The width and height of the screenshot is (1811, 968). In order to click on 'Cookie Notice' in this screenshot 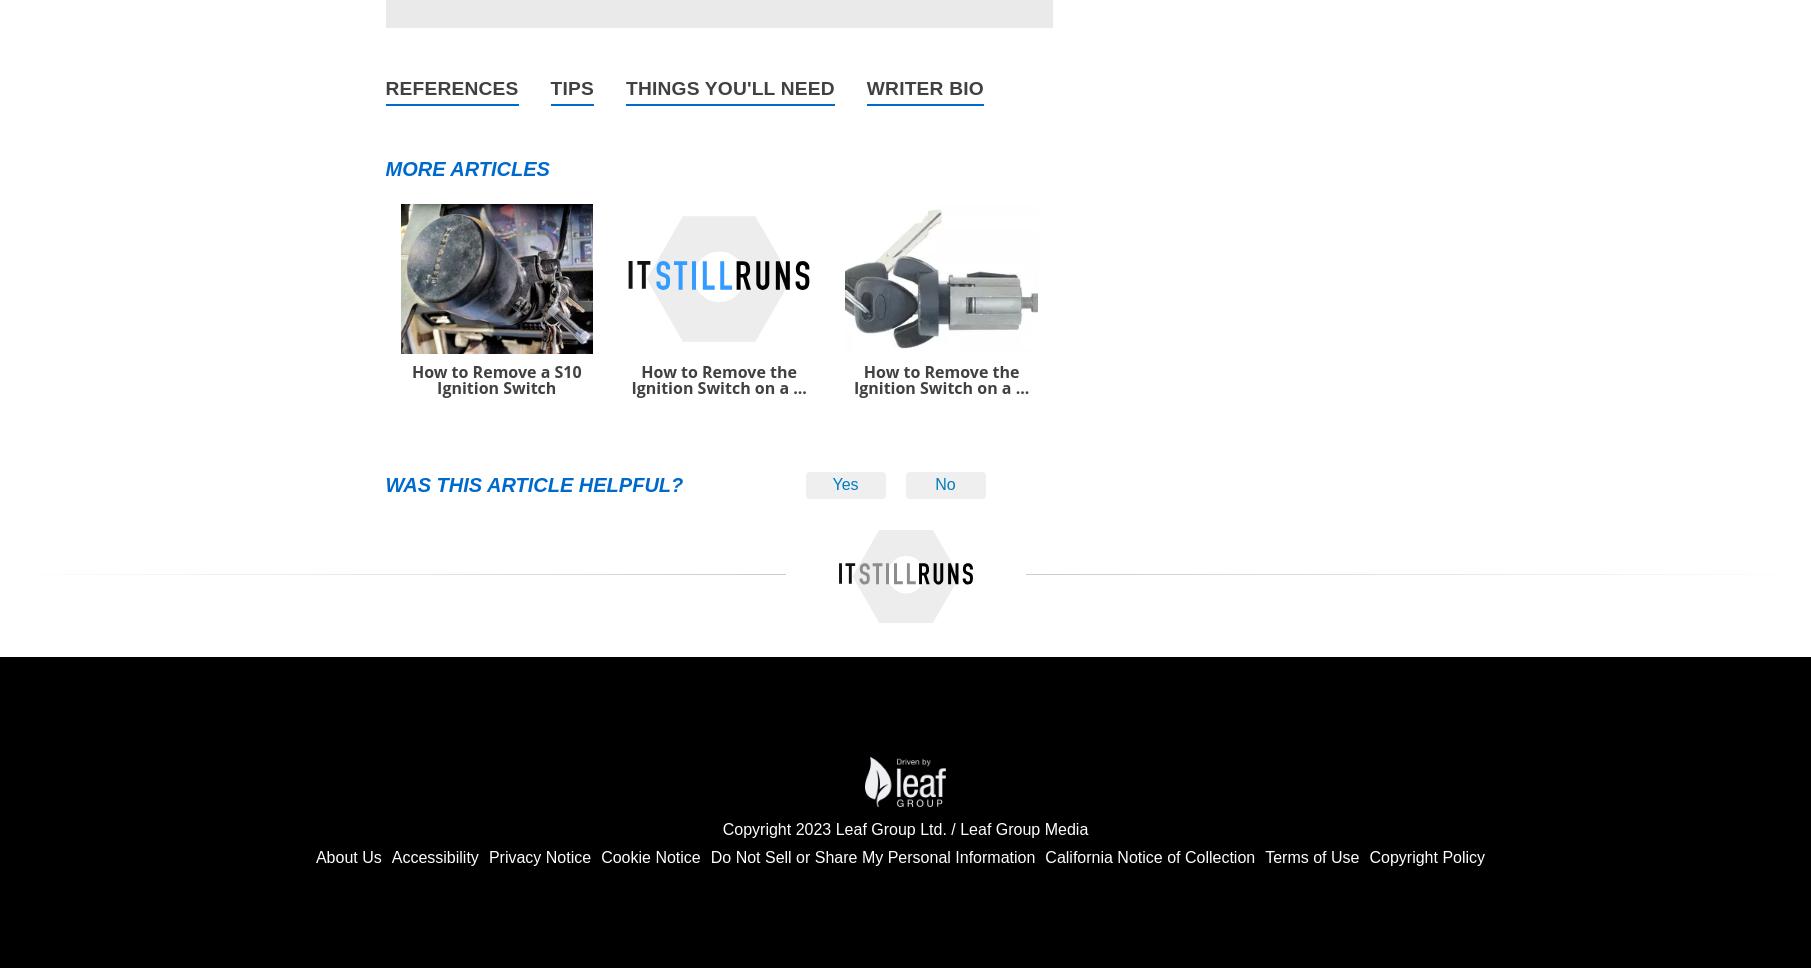, I will do `click(650, 856)`.